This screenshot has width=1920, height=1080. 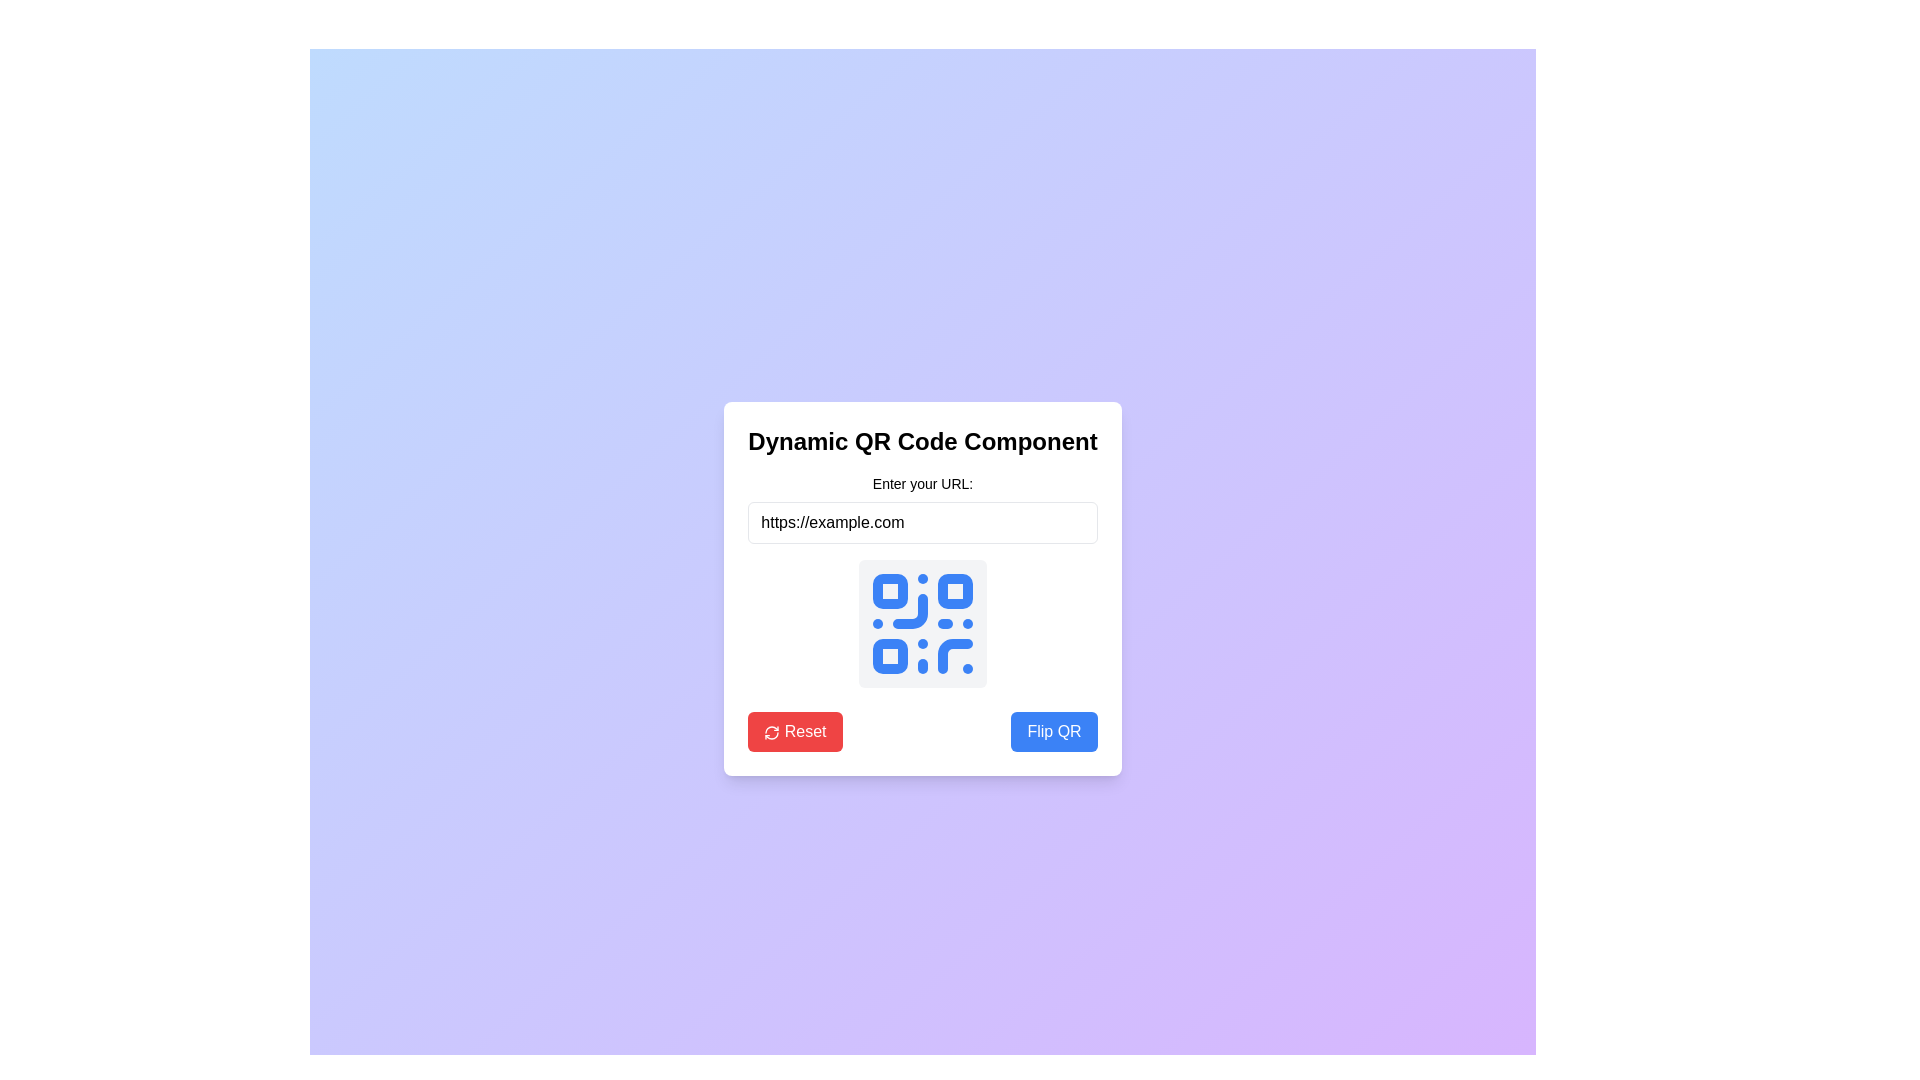 I want to click on the small rectangle located in the top-right section of the QR code graphic, which is the second square in the horizontal grid row, part of the blue square grid, so click(x=954, y=590).